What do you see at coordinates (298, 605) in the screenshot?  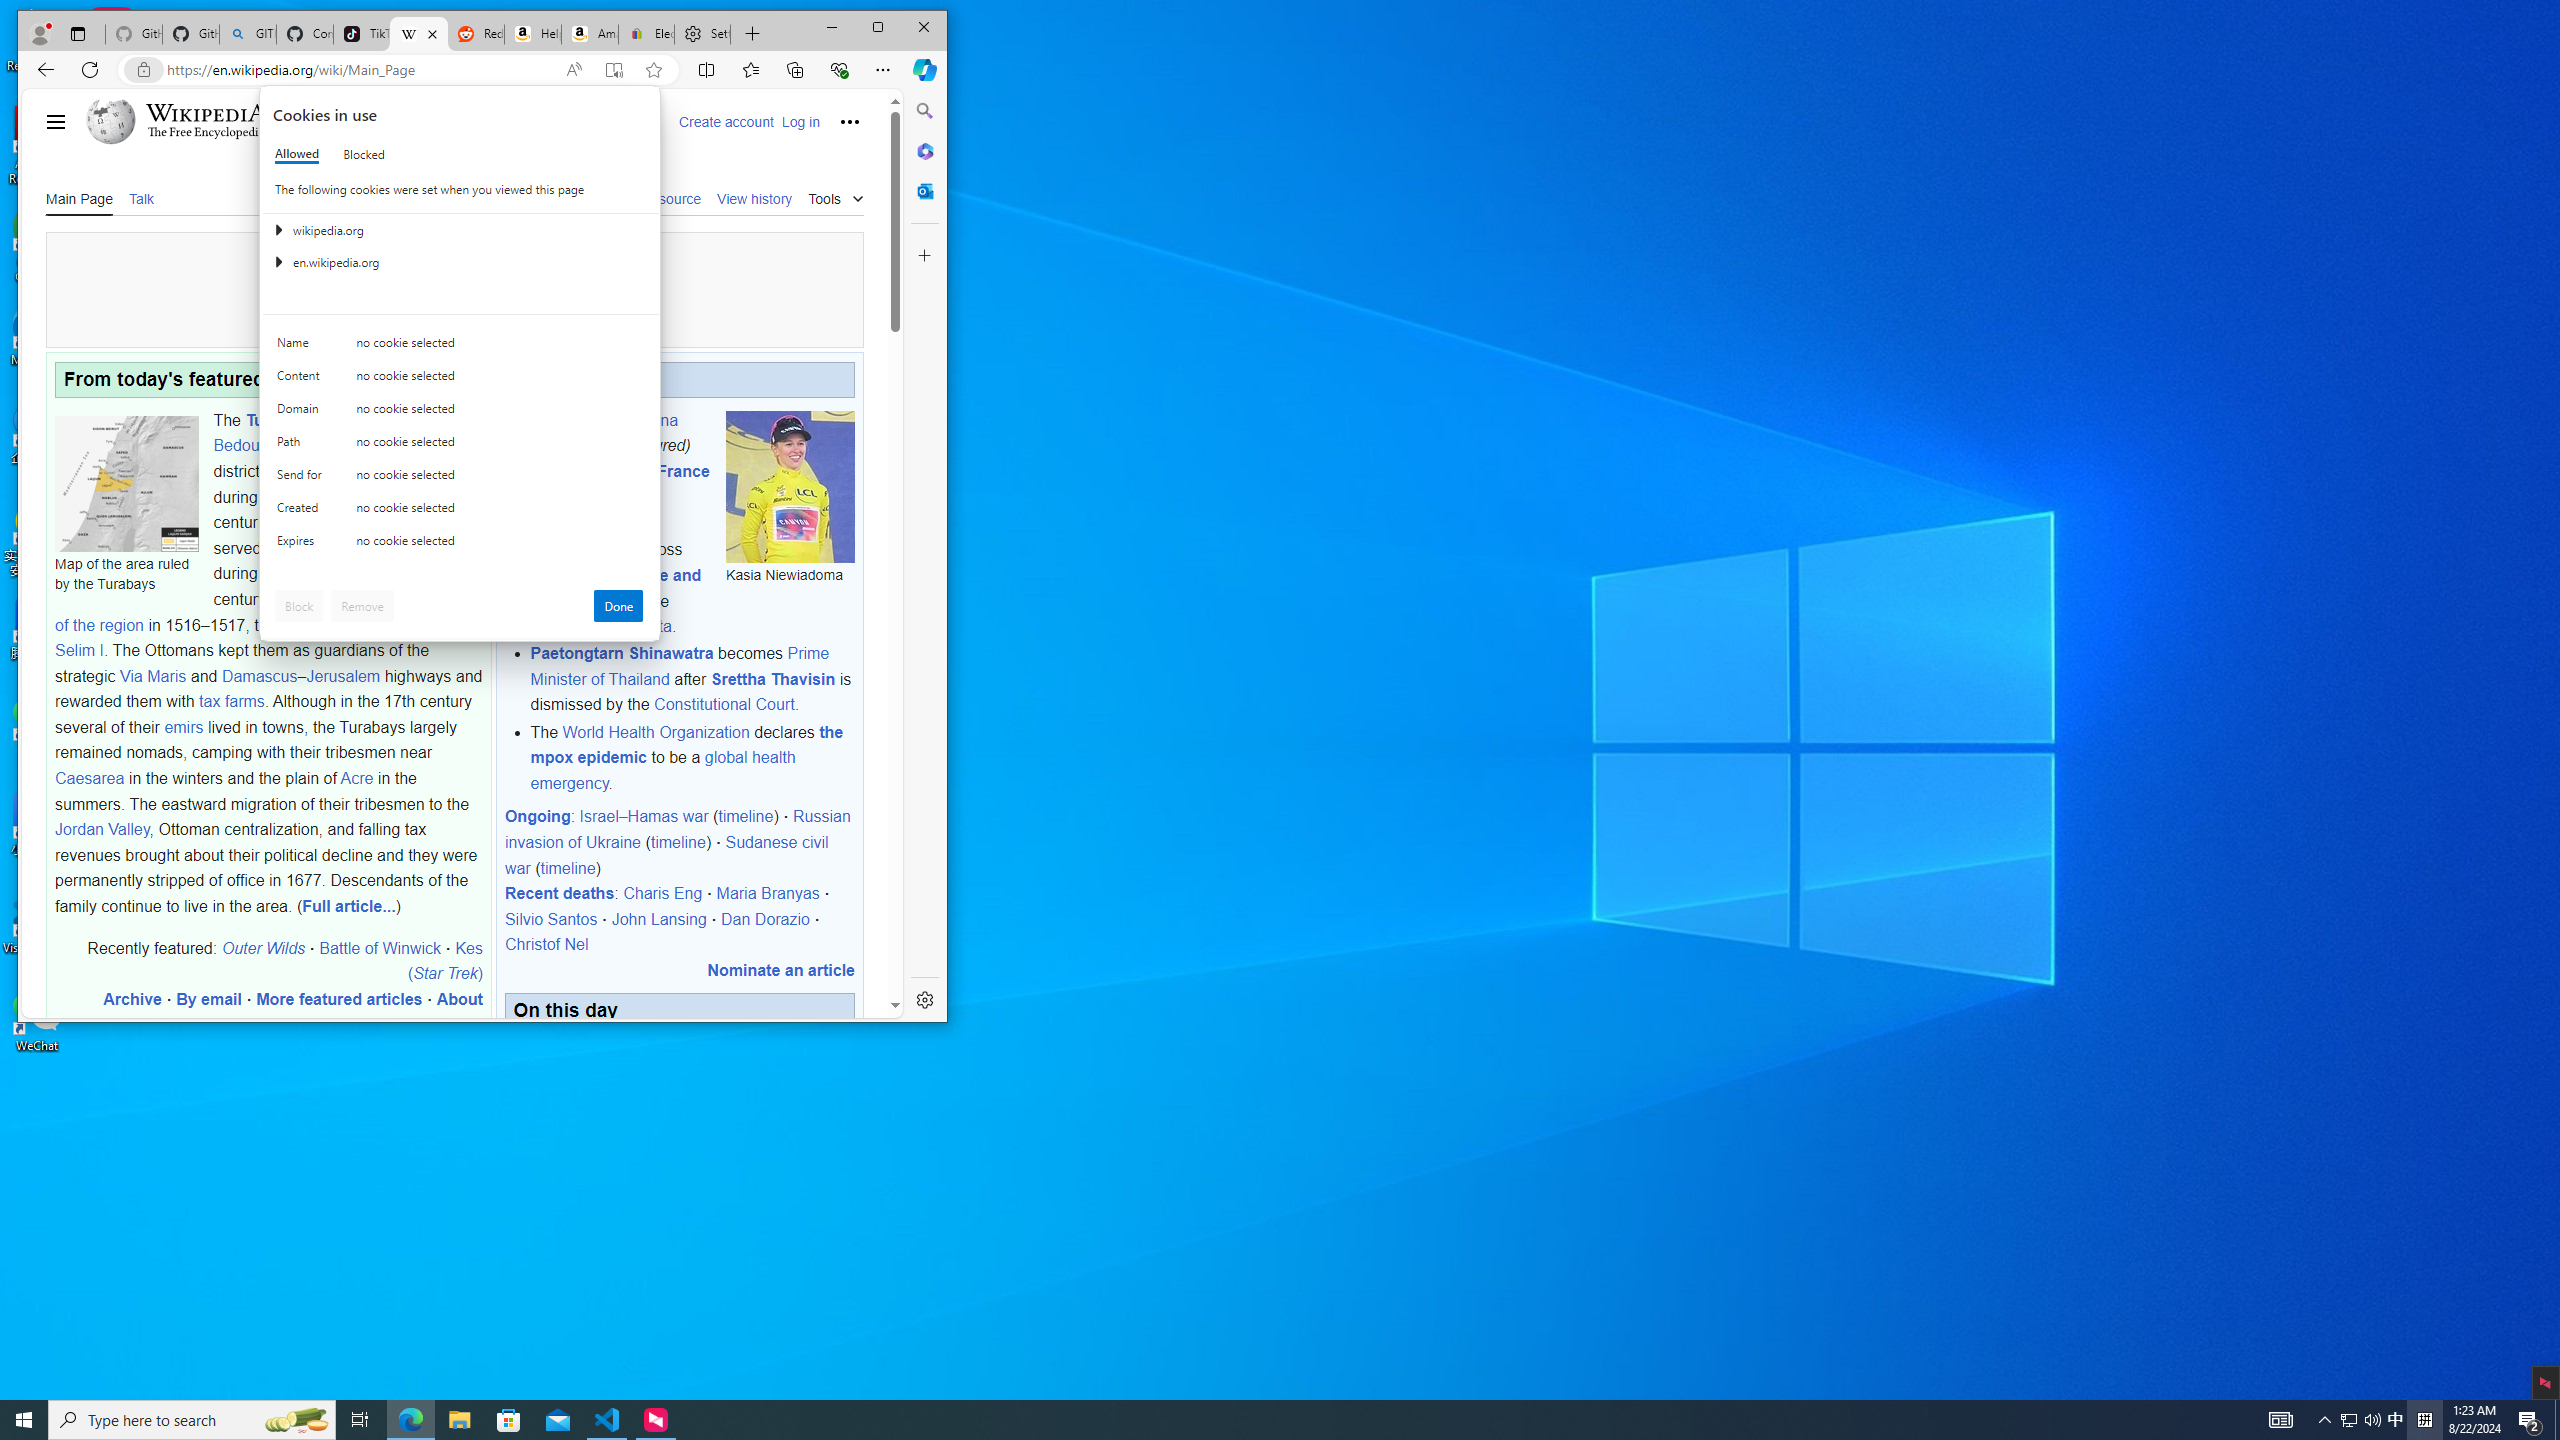 I see `'Block'` at bounding box center [298, 605].